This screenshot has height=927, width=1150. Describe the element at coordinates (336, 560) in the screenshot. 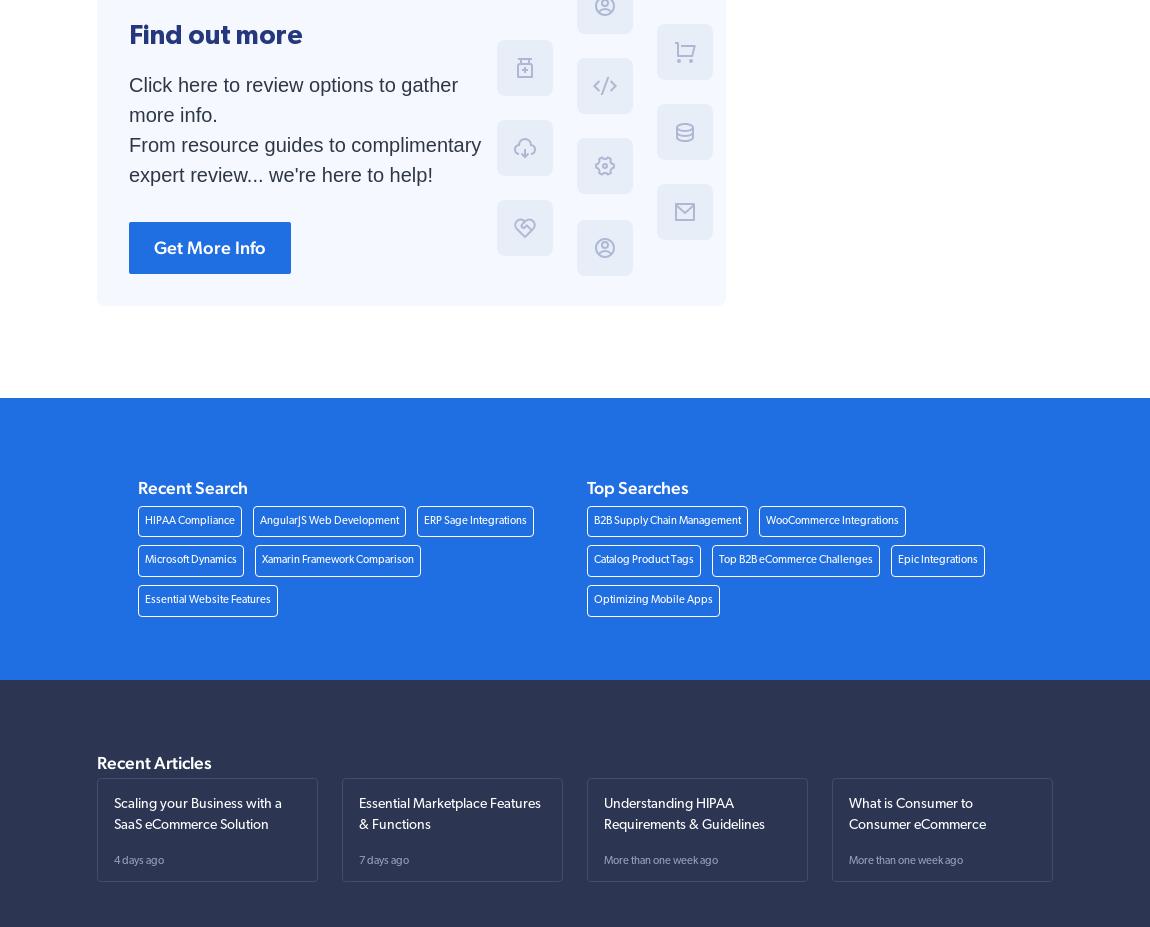

I see `'Xamarin Framework Comparison'` at that location.